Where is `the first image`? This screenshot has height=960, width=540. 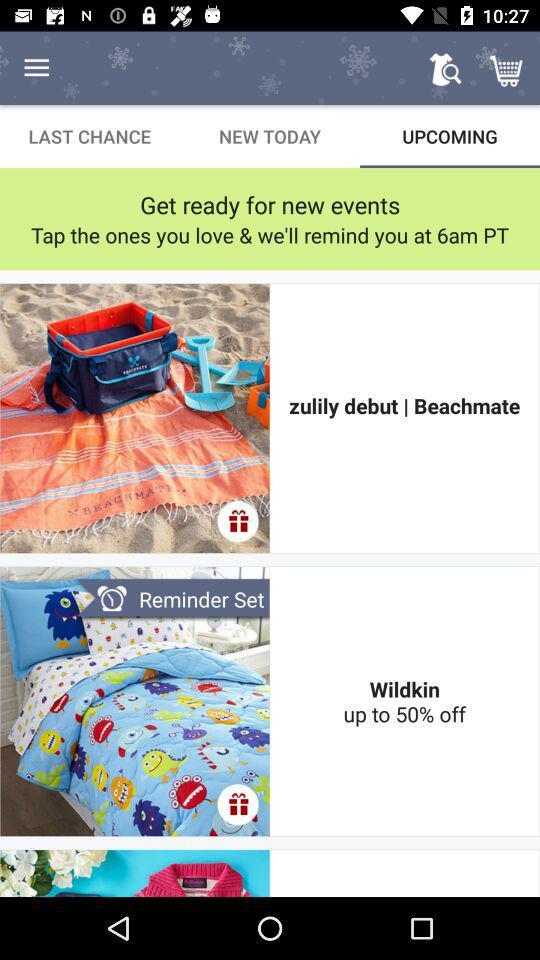 the first image is located at coordinates (135, 417).